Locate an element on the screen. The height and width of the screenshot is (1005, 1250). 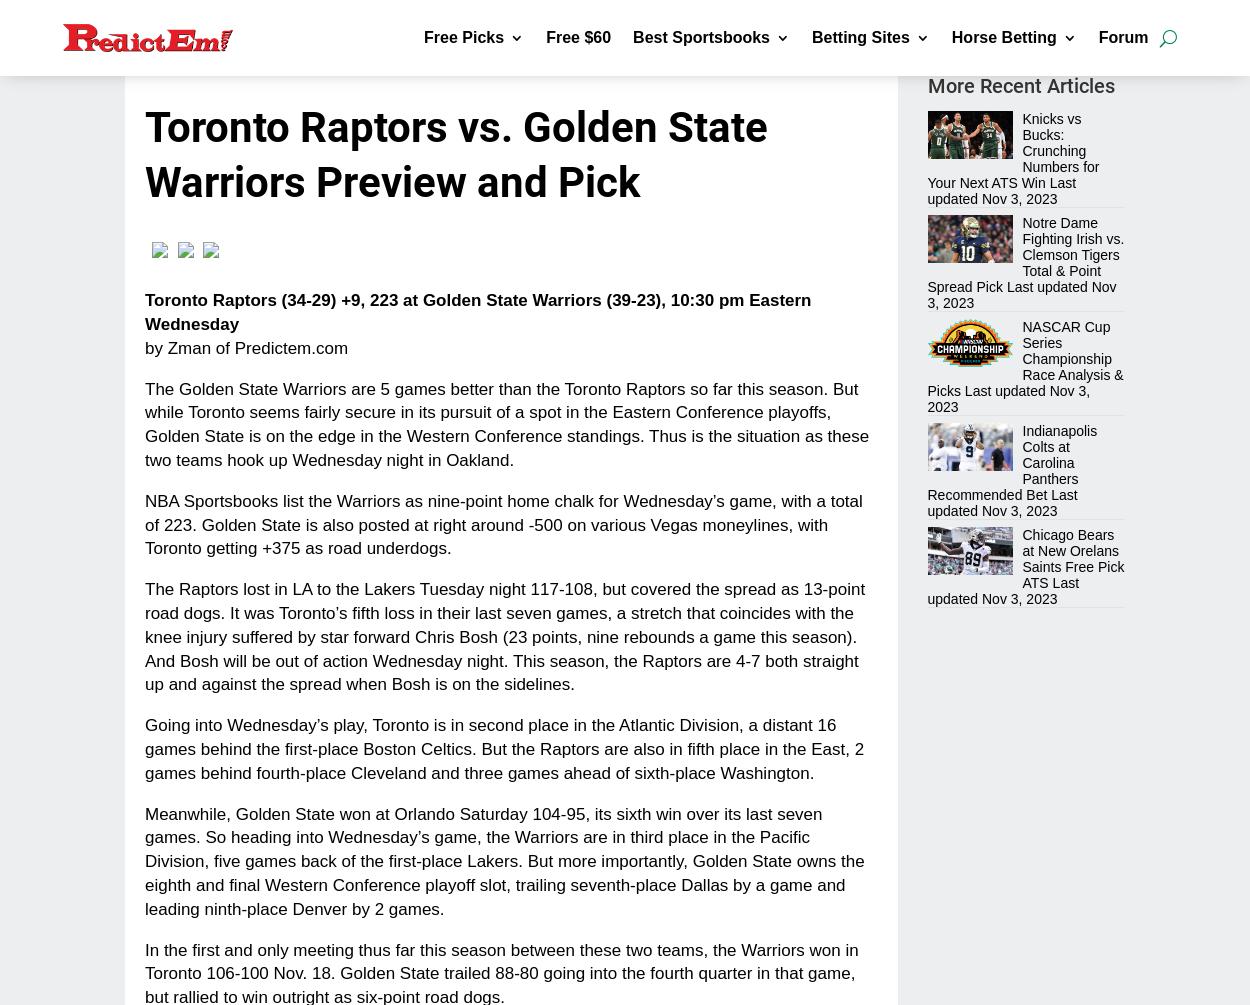
'NASCAR Picks' is located at coordinates (452, 453).